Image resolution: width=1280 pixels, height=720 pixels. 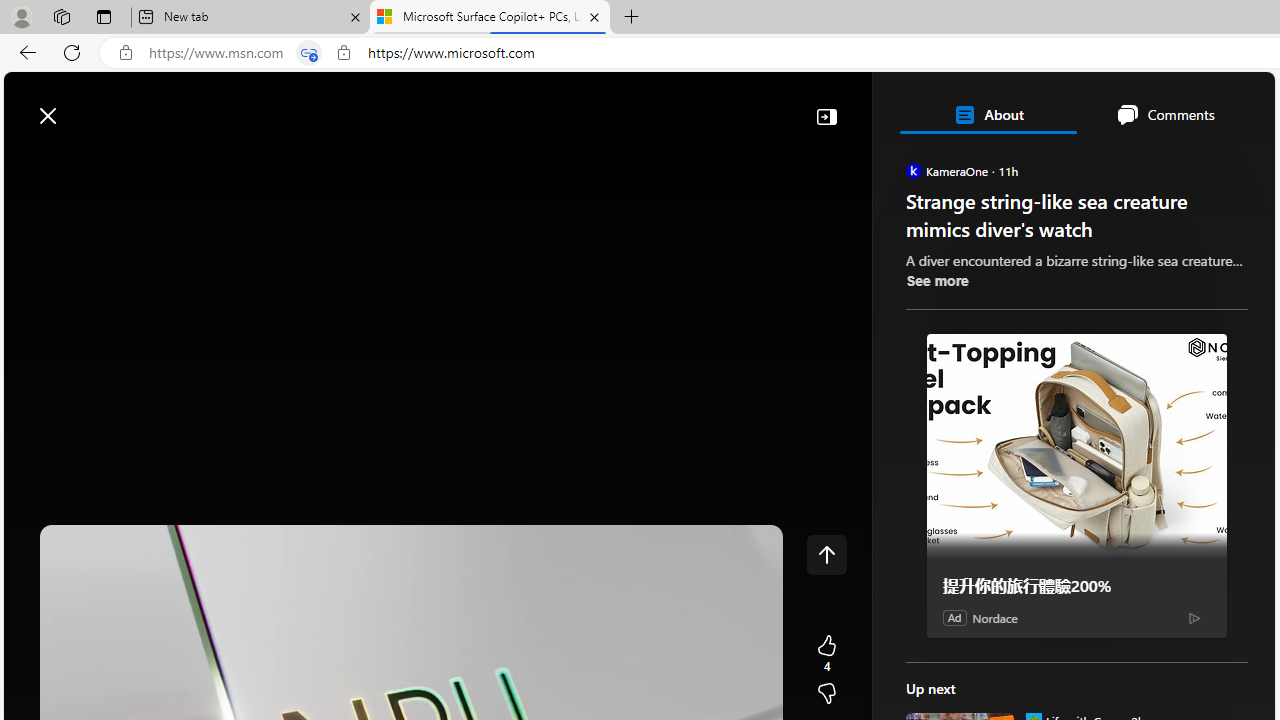 I want to click on 'KameraOne', so click(x=912, y=169).